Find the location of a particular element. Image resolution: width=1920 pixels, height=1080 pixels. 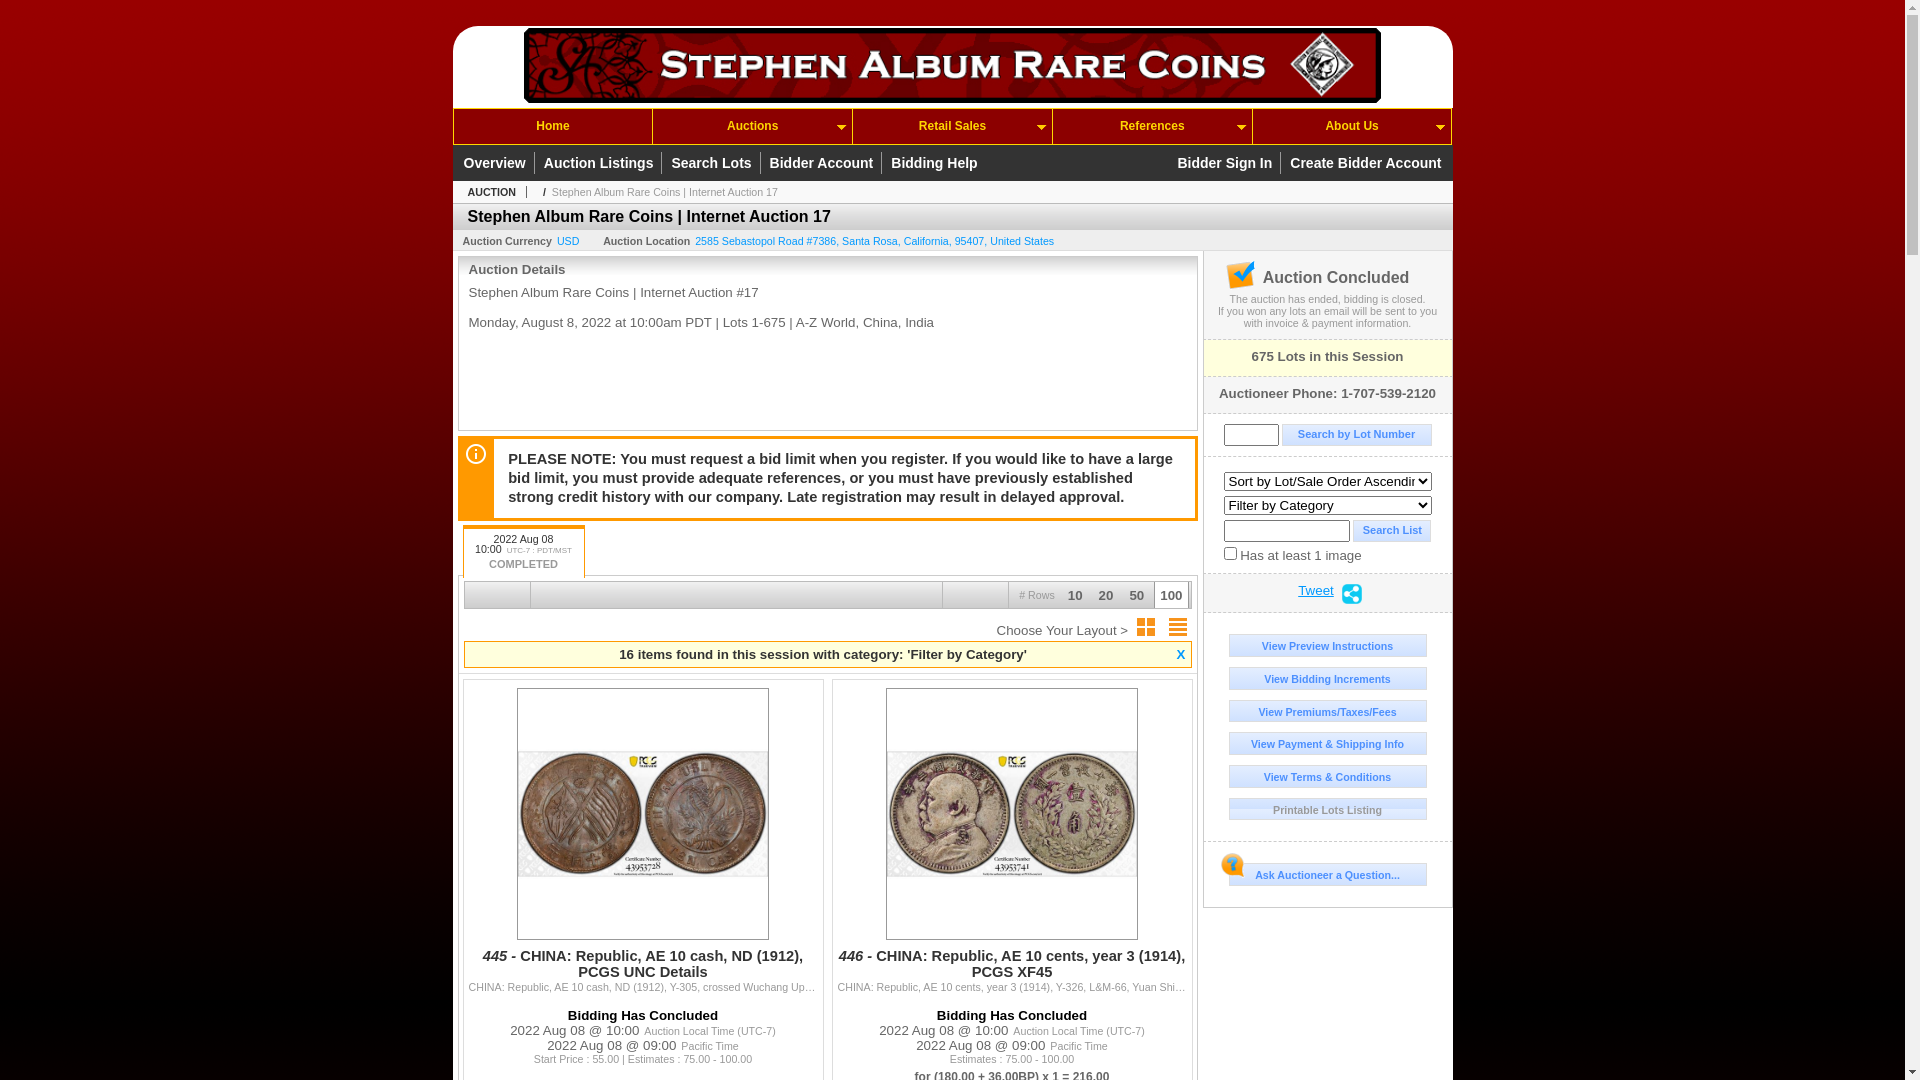

'Tweet' is located at coordinates (1315, 593).